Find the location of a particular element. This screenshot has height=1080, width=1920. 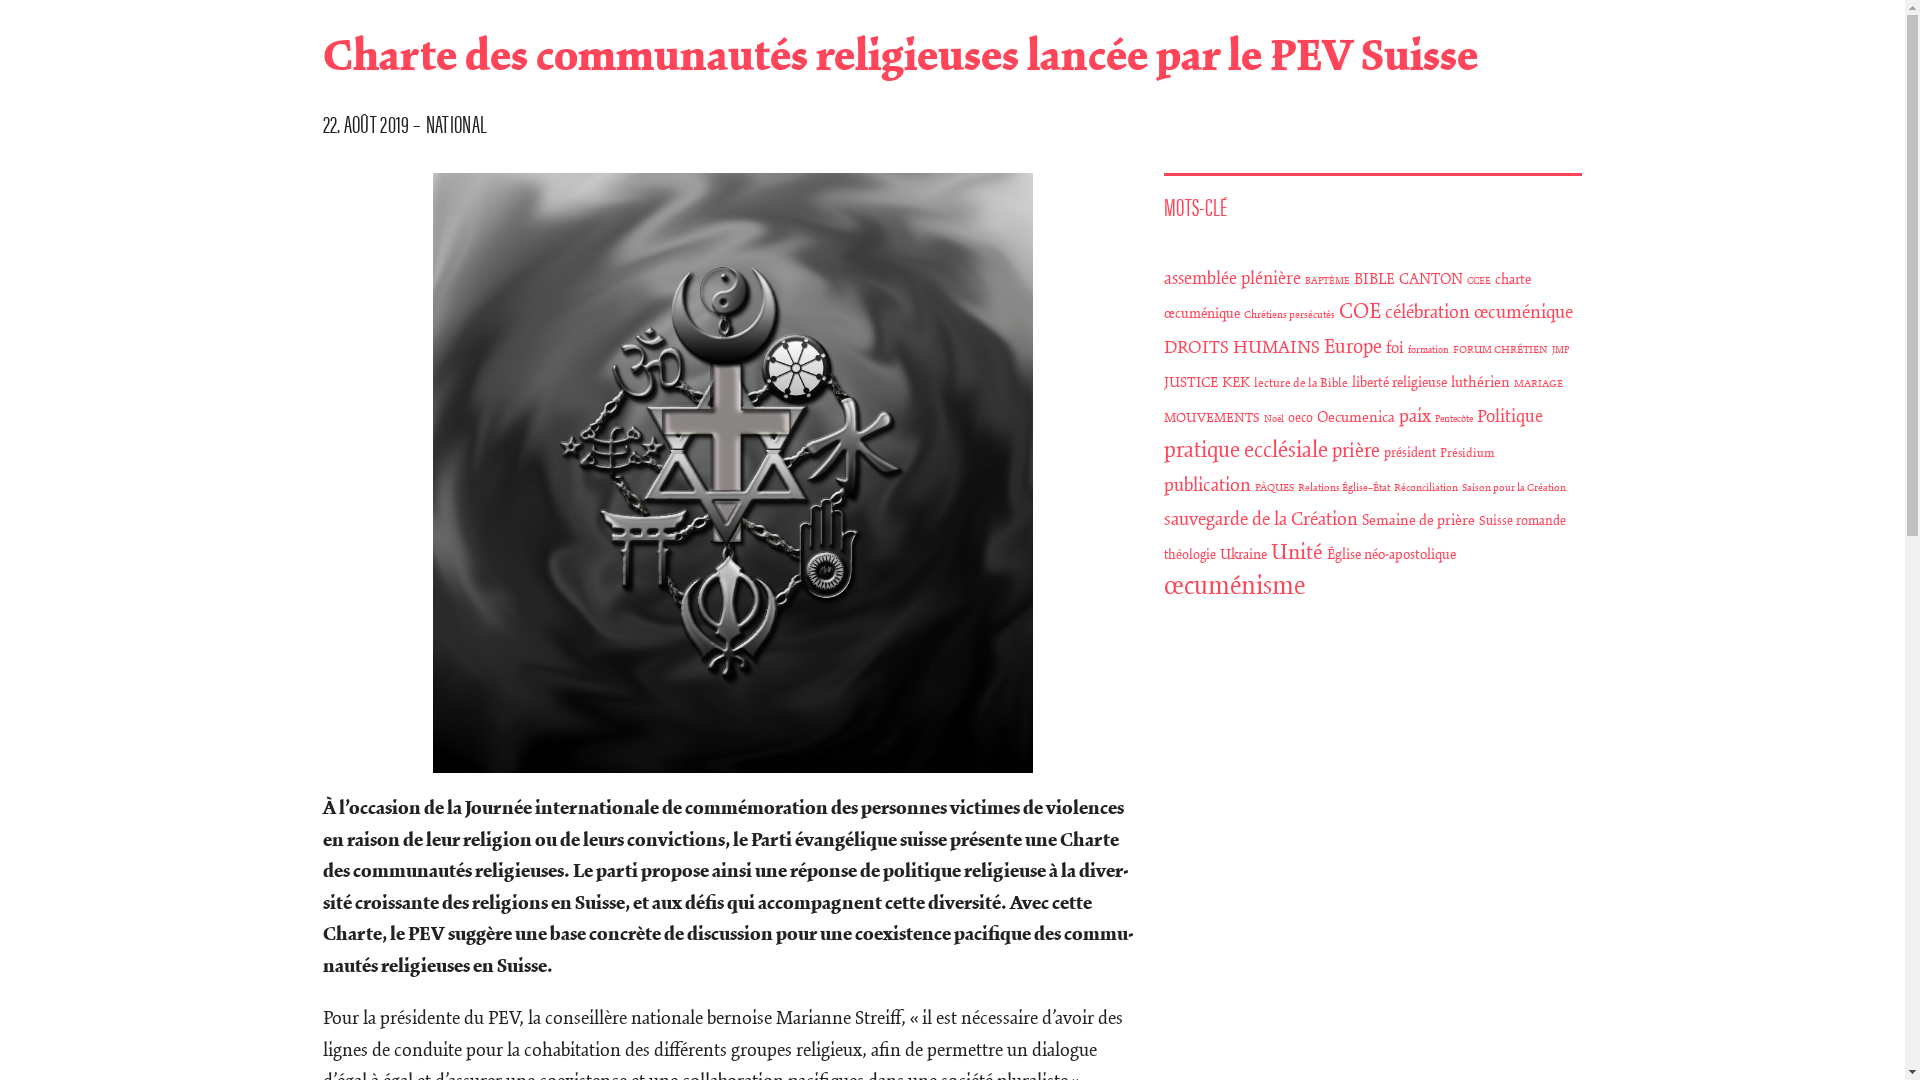

'foi' is located at coordinates (1394, 347).